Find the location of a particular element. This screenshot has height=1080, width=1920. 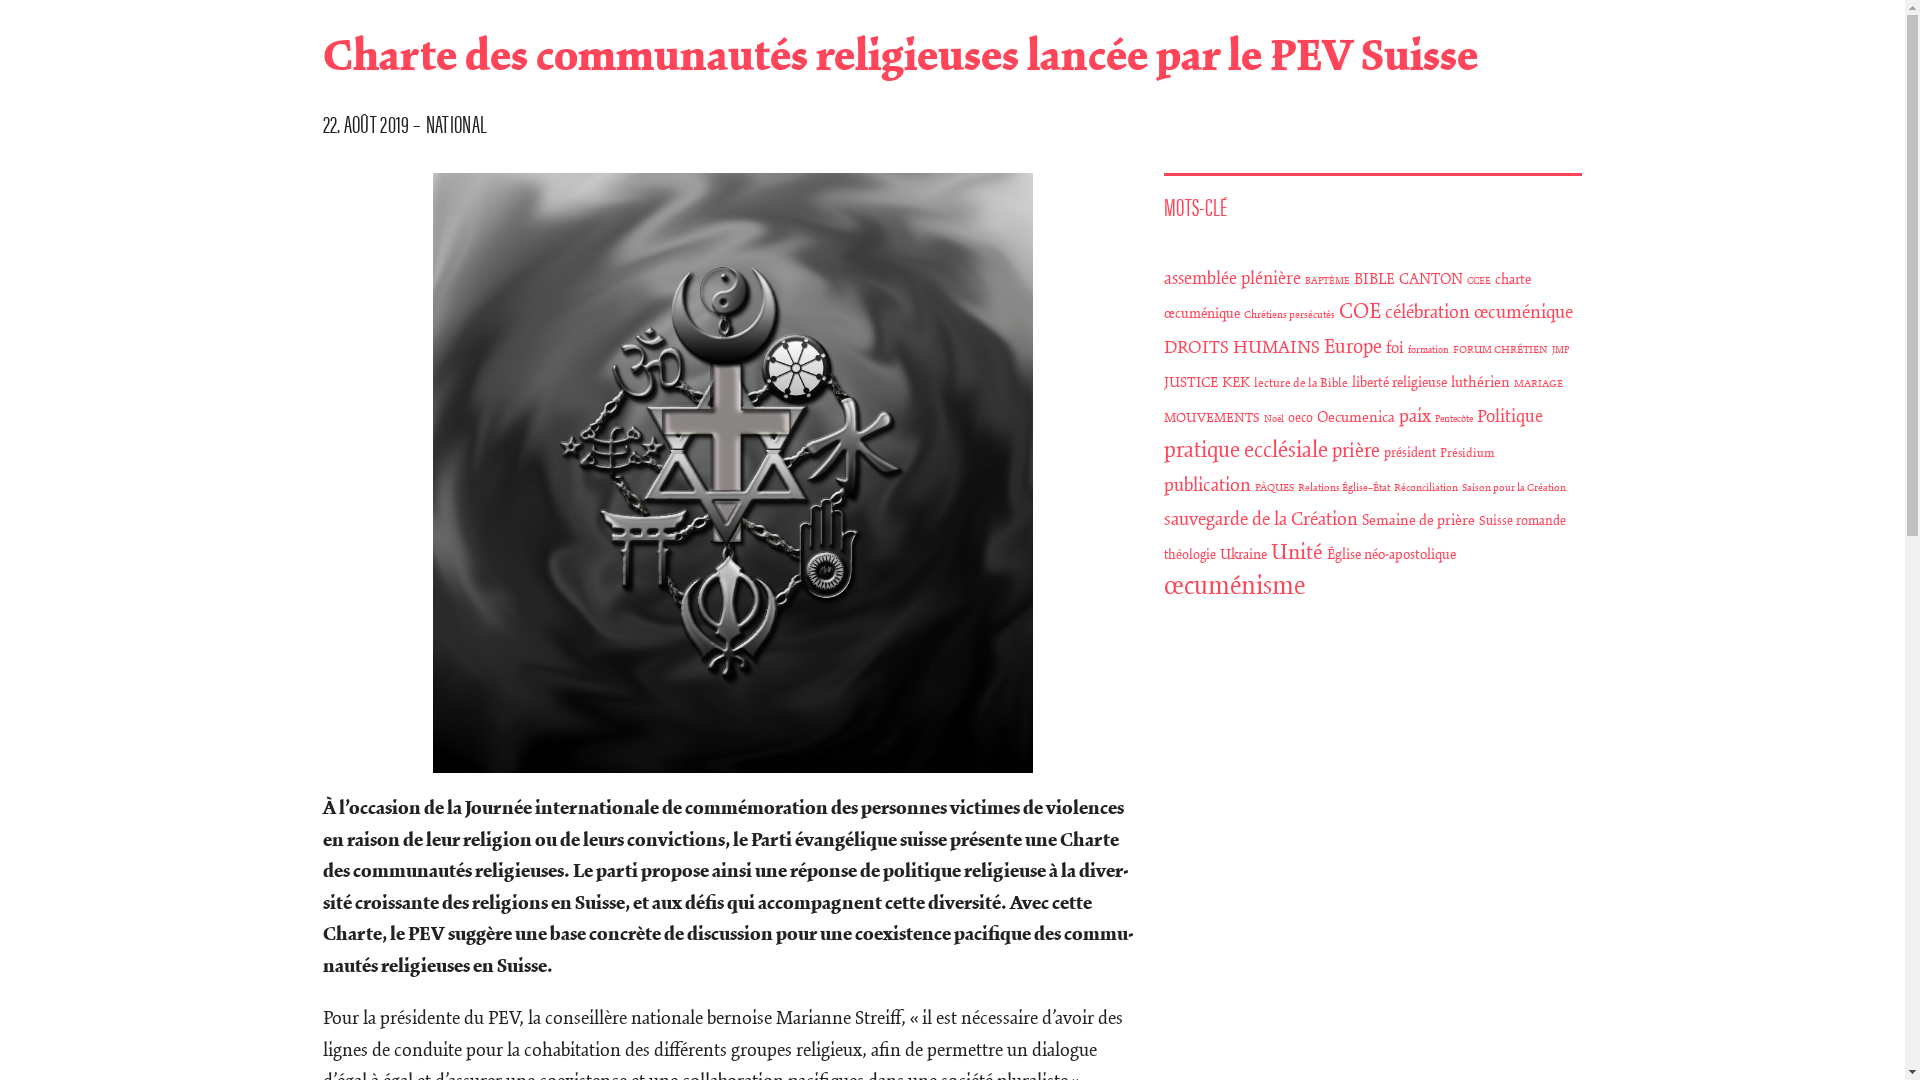

'foi' is located at coordinates (1394, 347).